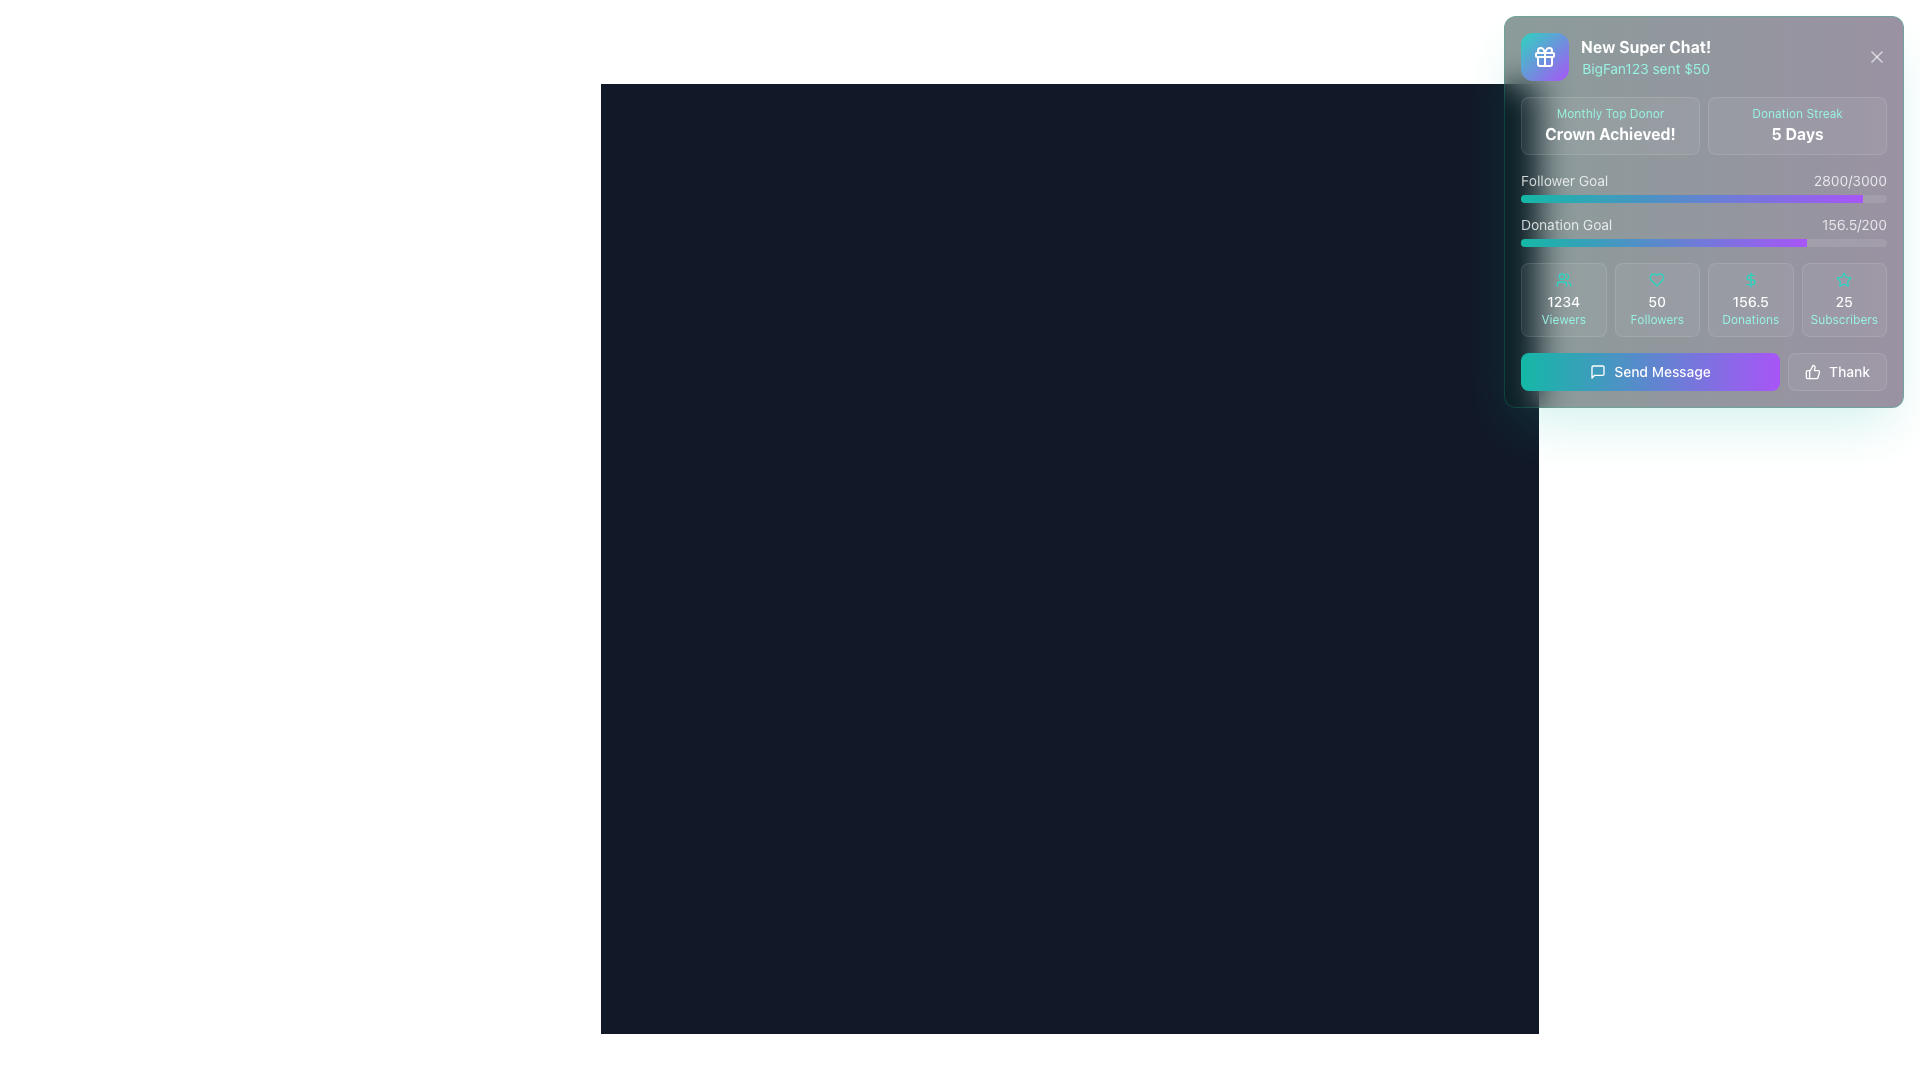  I want to click on the 'Thank' button, which is a rectangular, semi-transparent button with a thumbs-up icon, located at the bottom-right corner of the card interface, adjacent to the 'Send Message' button, so click(1837, 371).